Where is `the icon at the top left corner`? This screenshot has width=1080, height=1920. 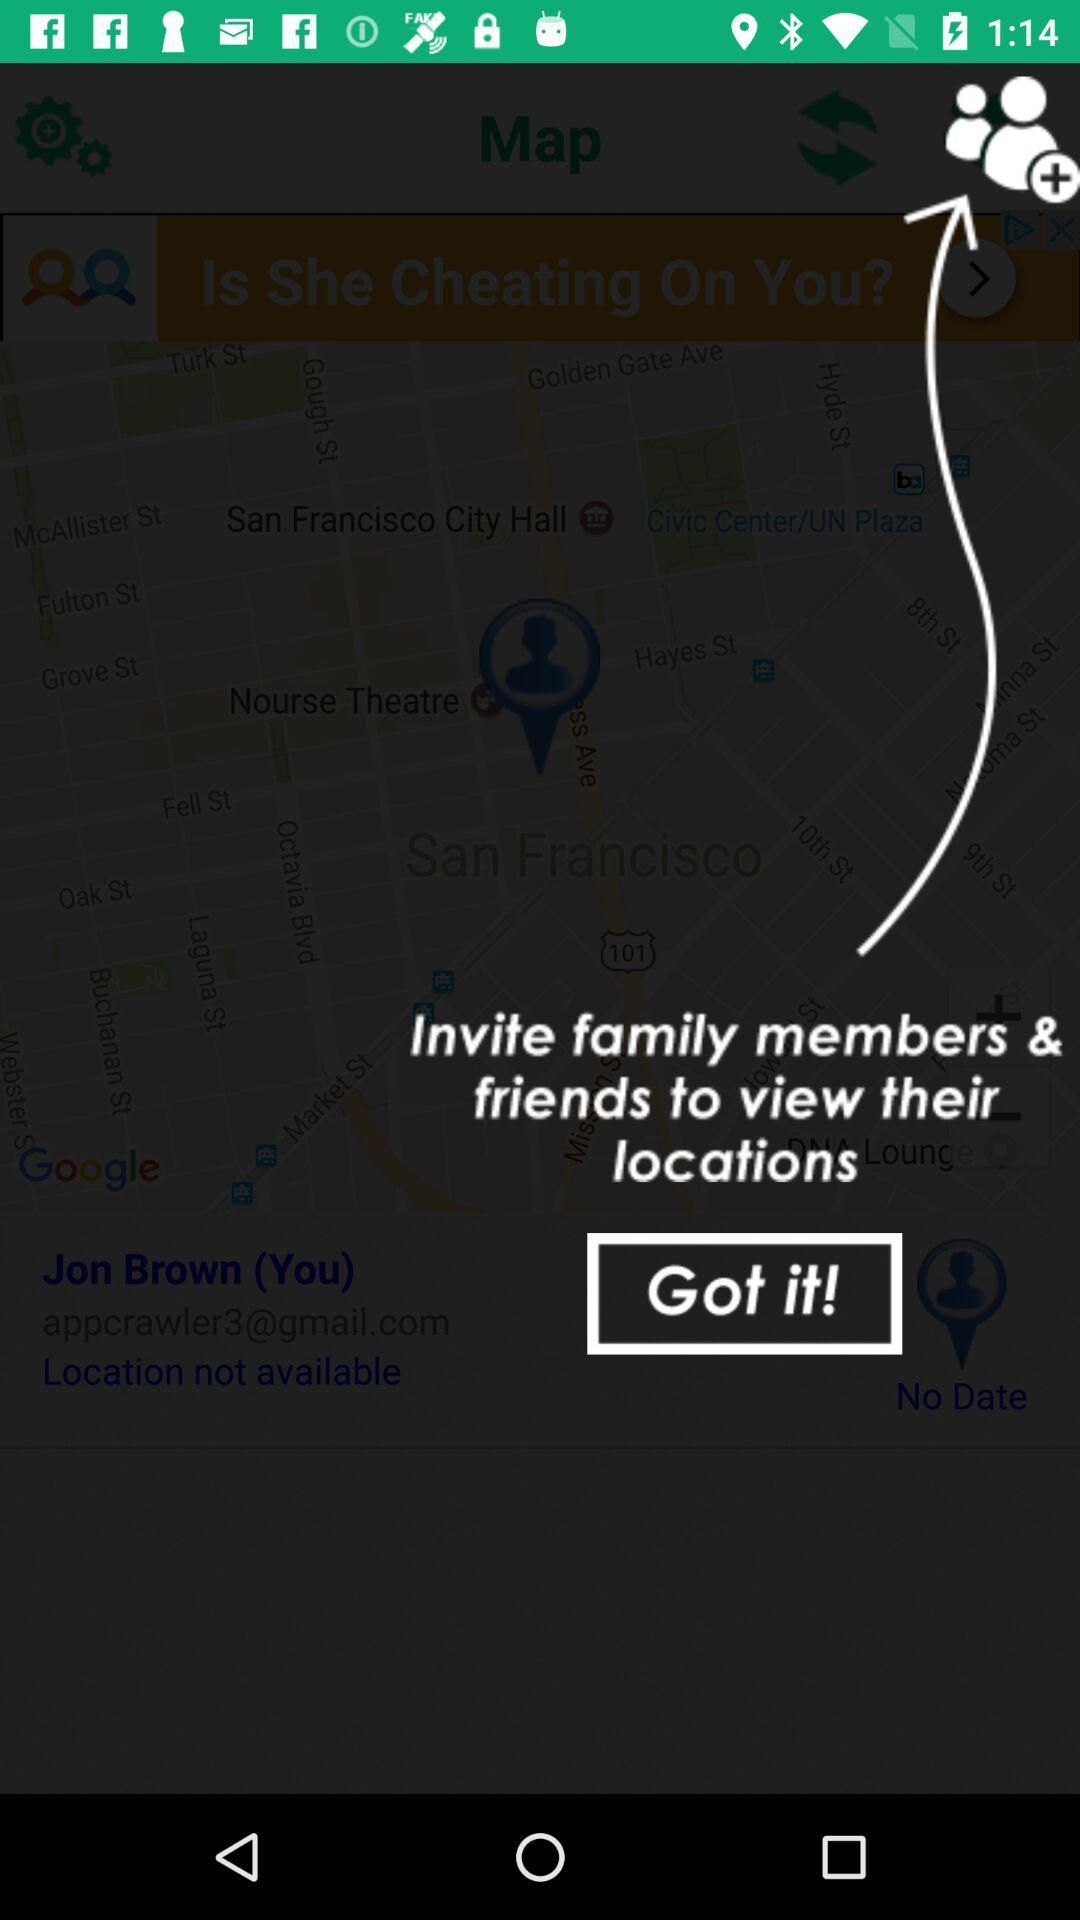
the icon at the top left corner is located at coordinates (61, 135).